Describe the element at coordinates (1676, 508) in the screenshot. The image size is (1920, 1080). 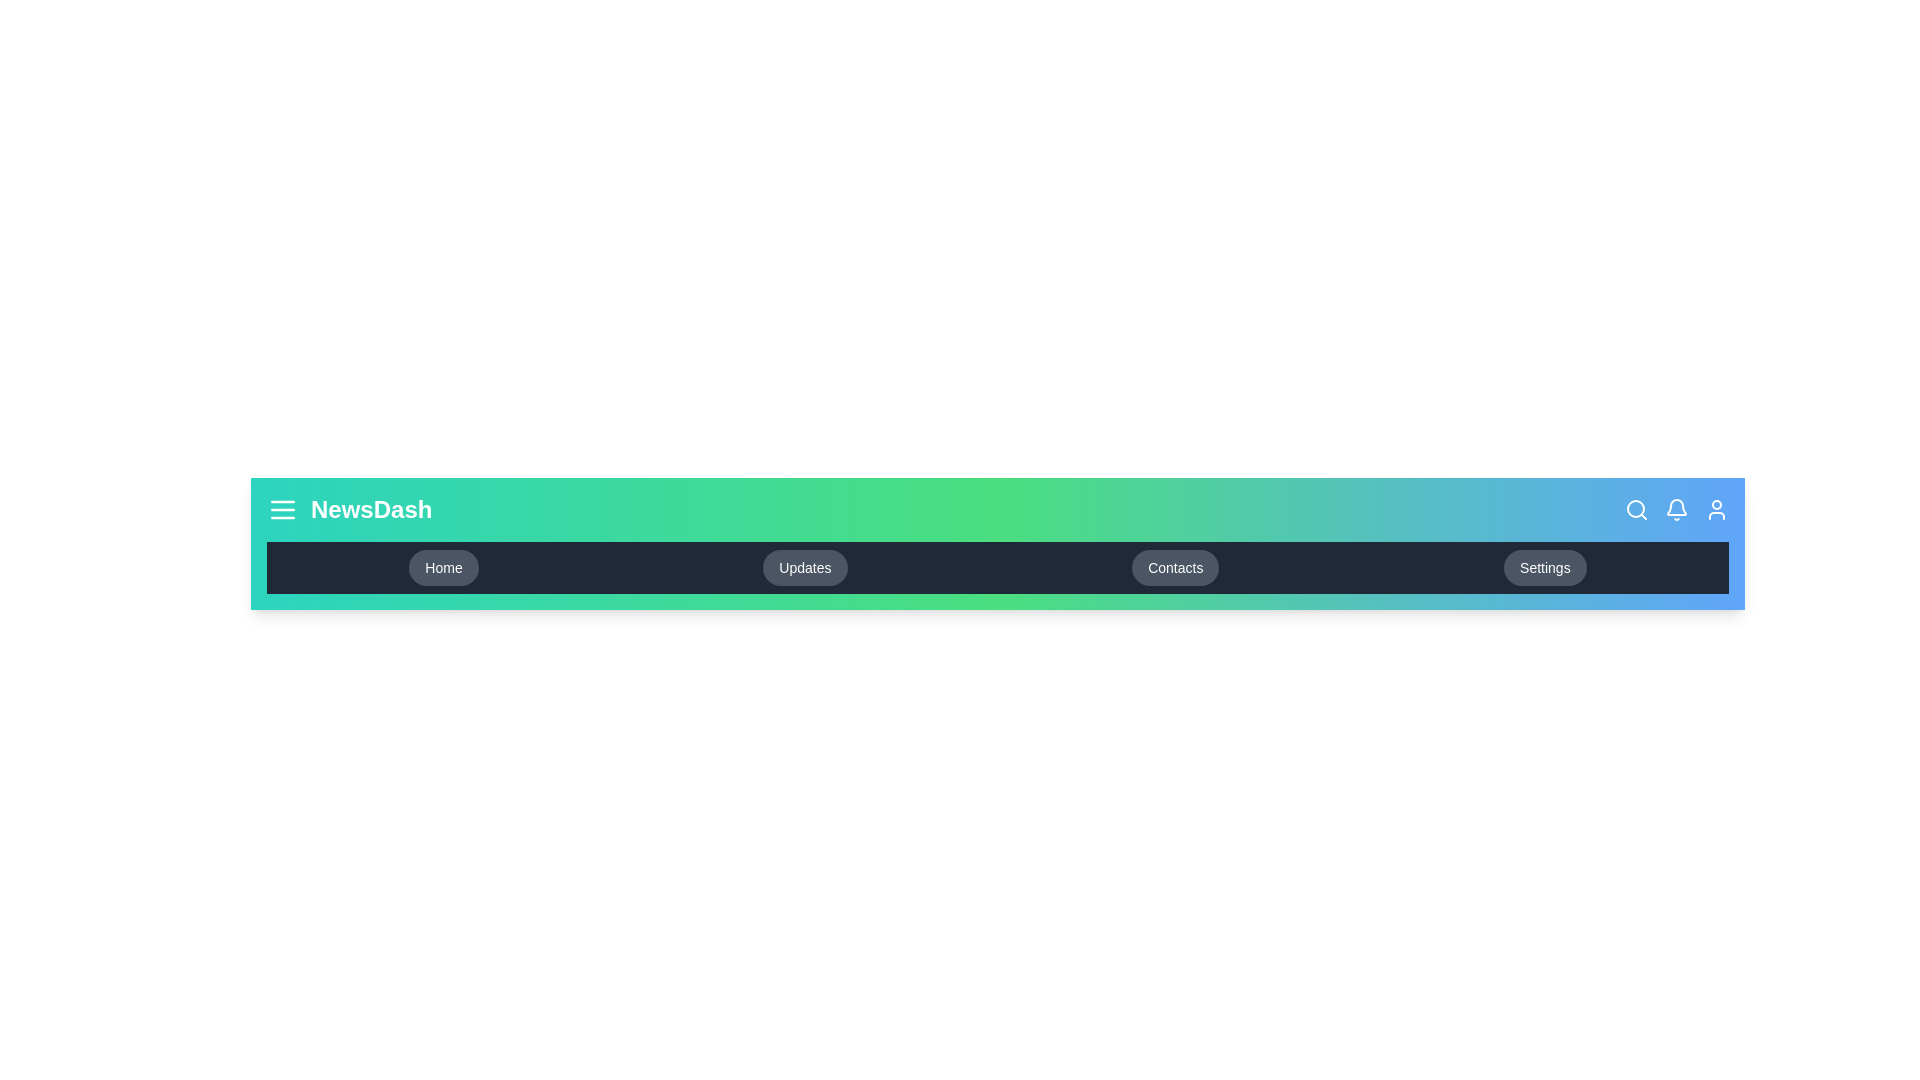
I see `the notification icon in the app bar` at that location.